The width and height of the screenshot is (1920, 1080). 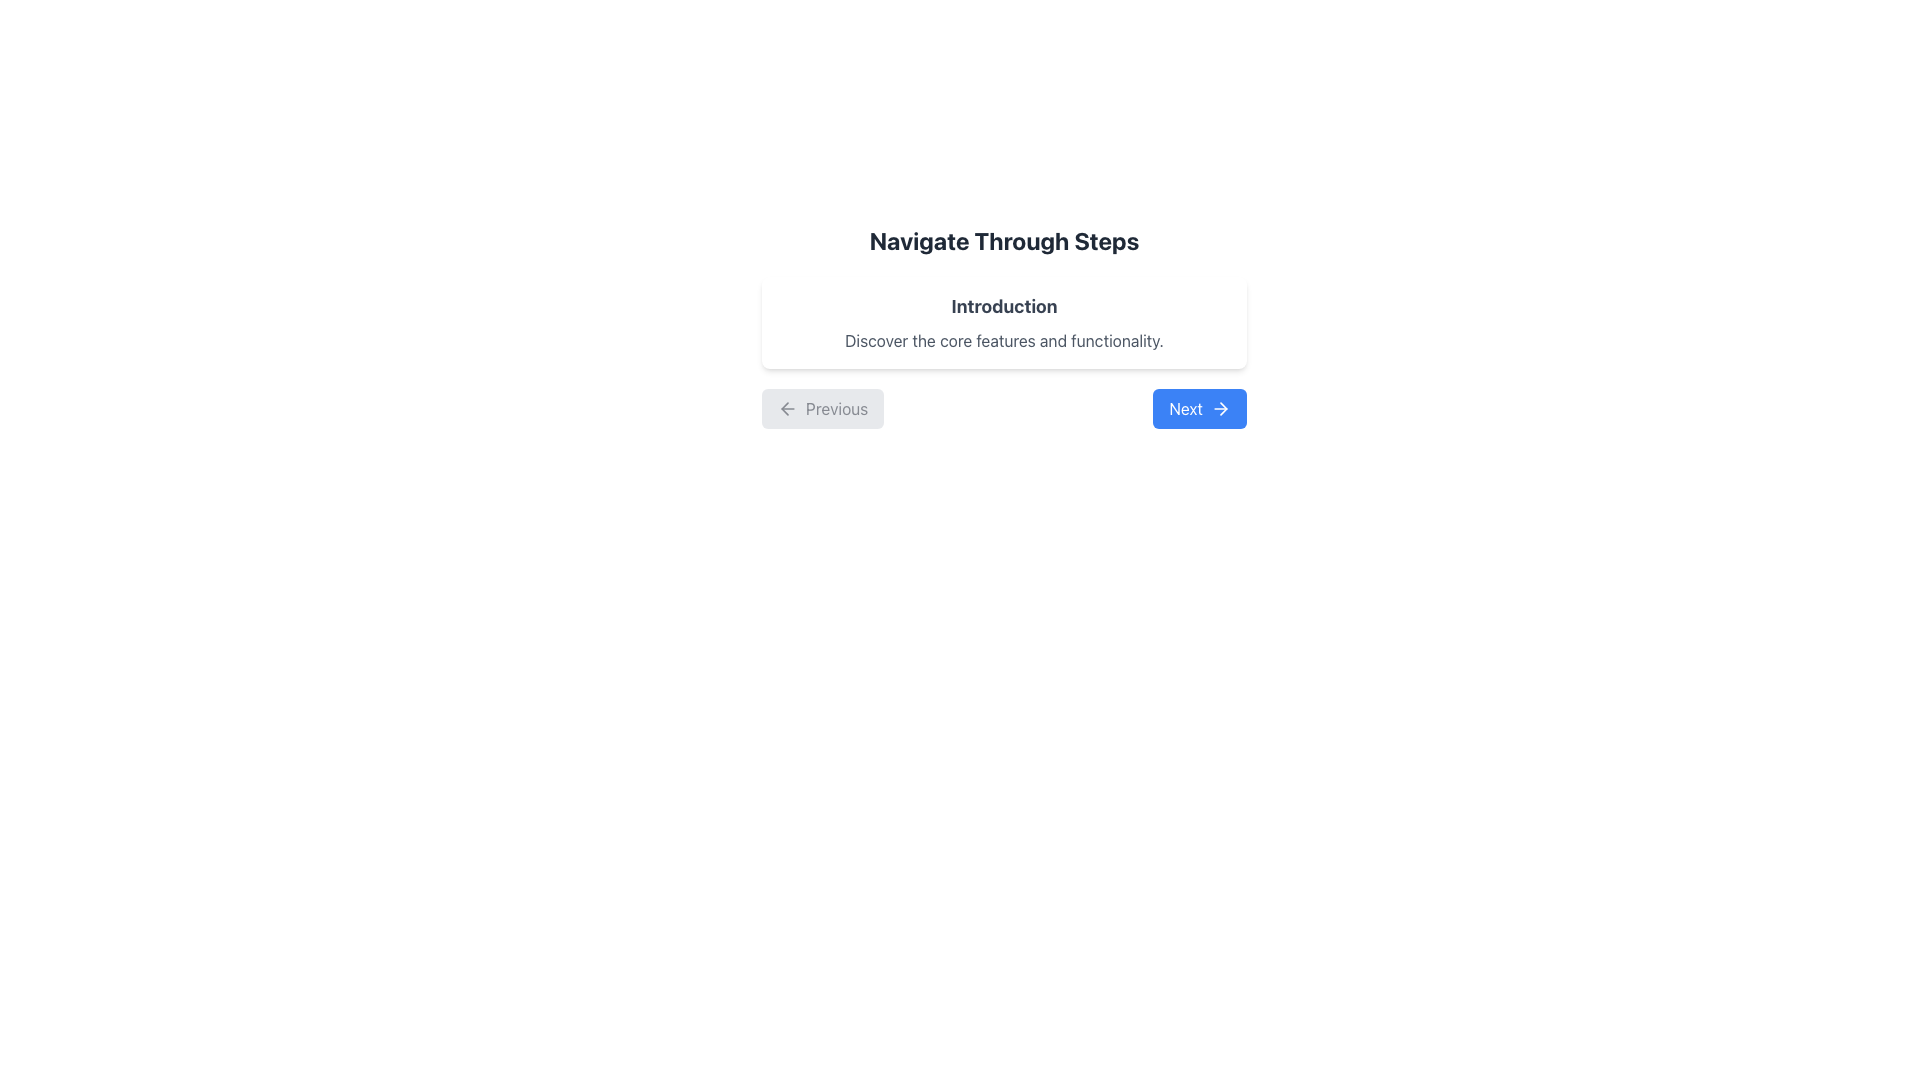 I want to click on the arrow icon located within the 'Next' button, which is positioned on the right side of the horizontal navigation panel near the bottom-right corner of the main content area, so click(x=1219, y=407).